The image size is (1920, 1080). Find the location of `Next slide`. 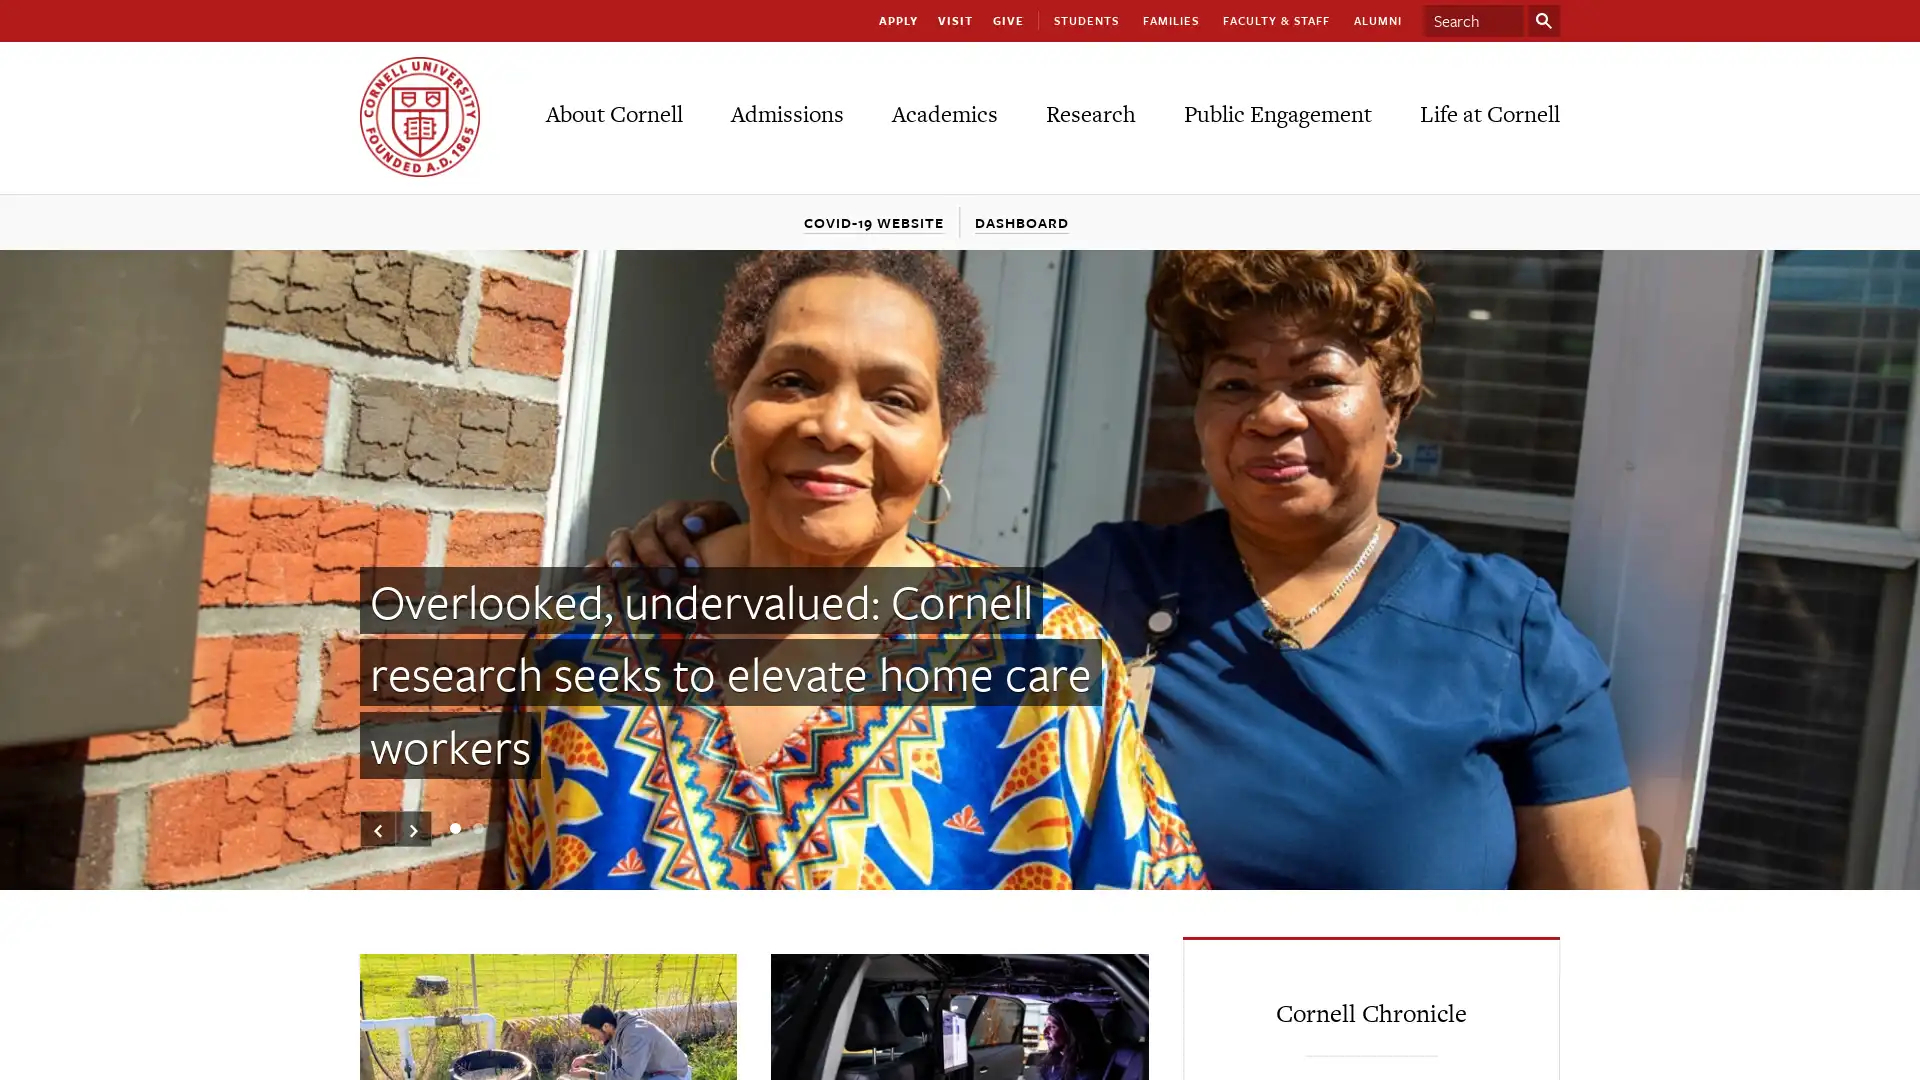

Next slide is located at coordinates (412, 829).